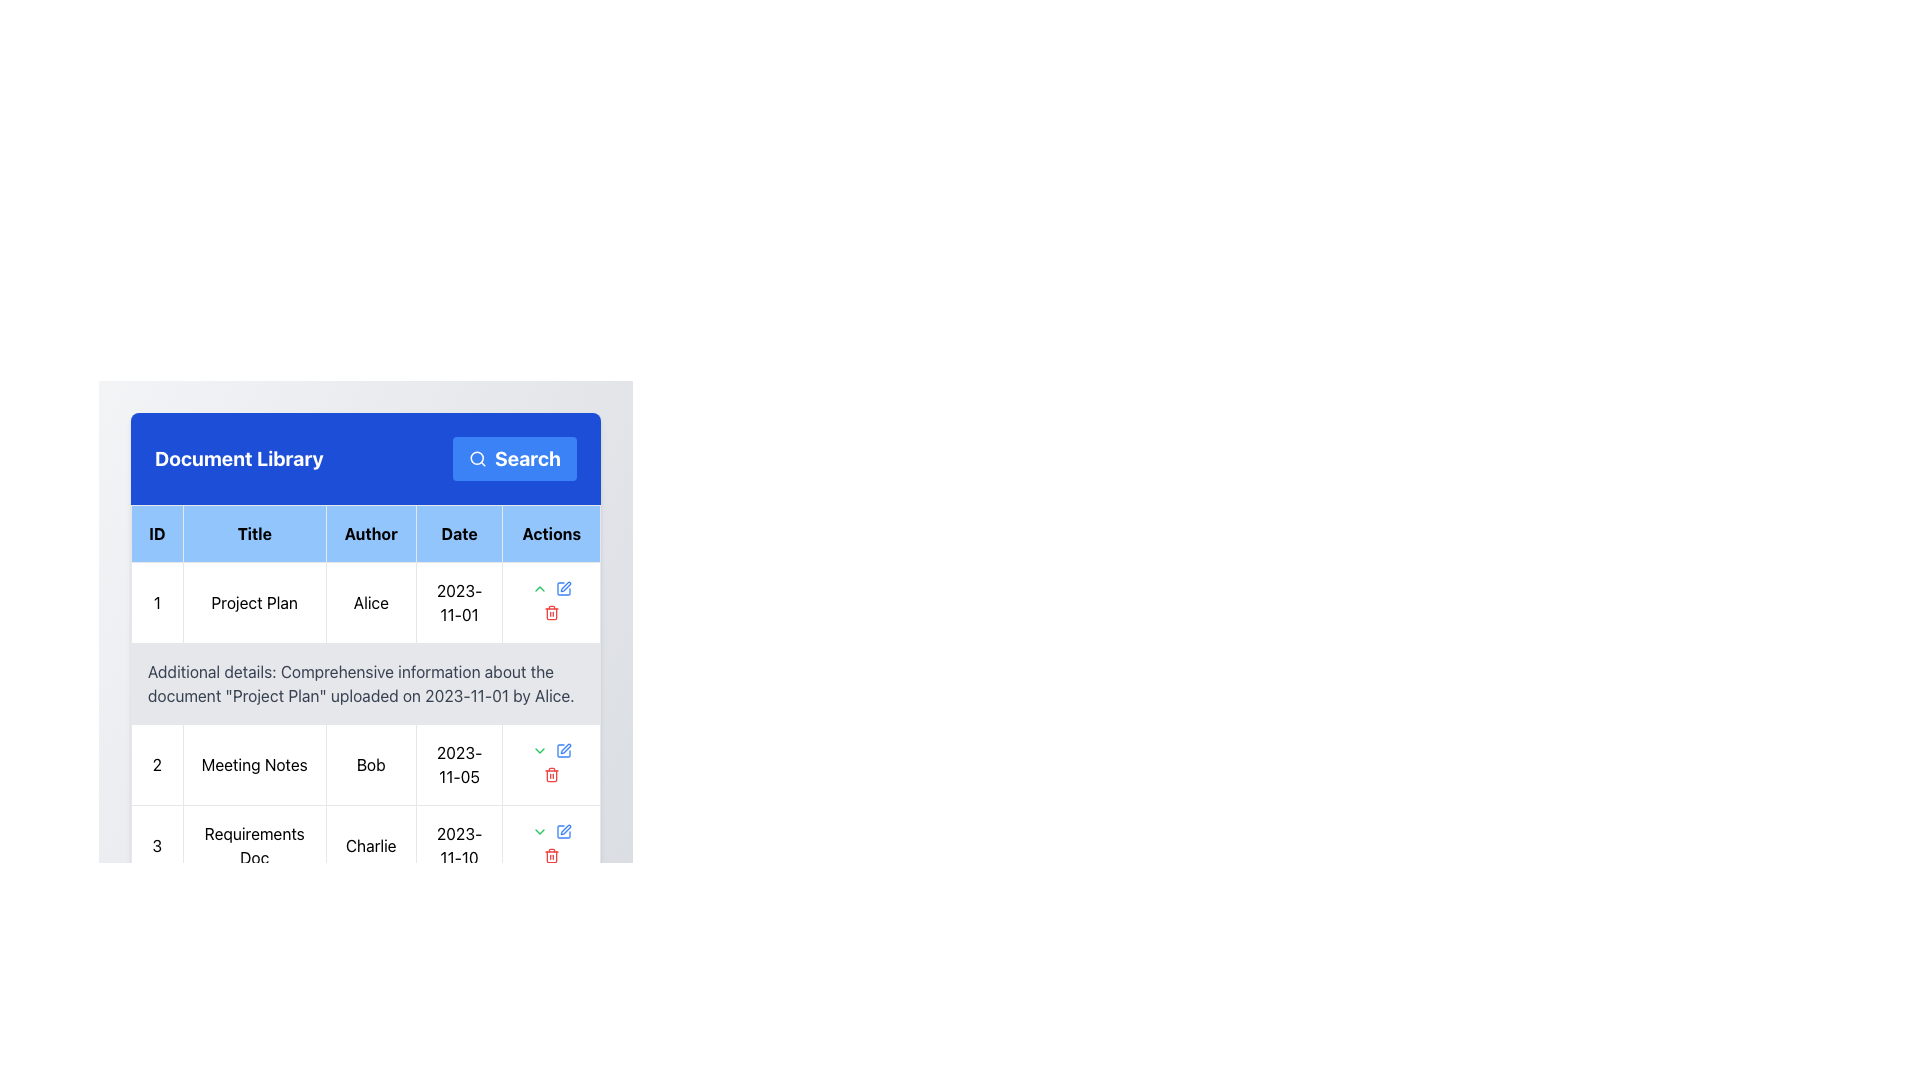  Describe the element at coordinates (551, 855) in the screenshot. I see `the red trash bin icon (Delete Icon) in the Actions column of the table` at that location.